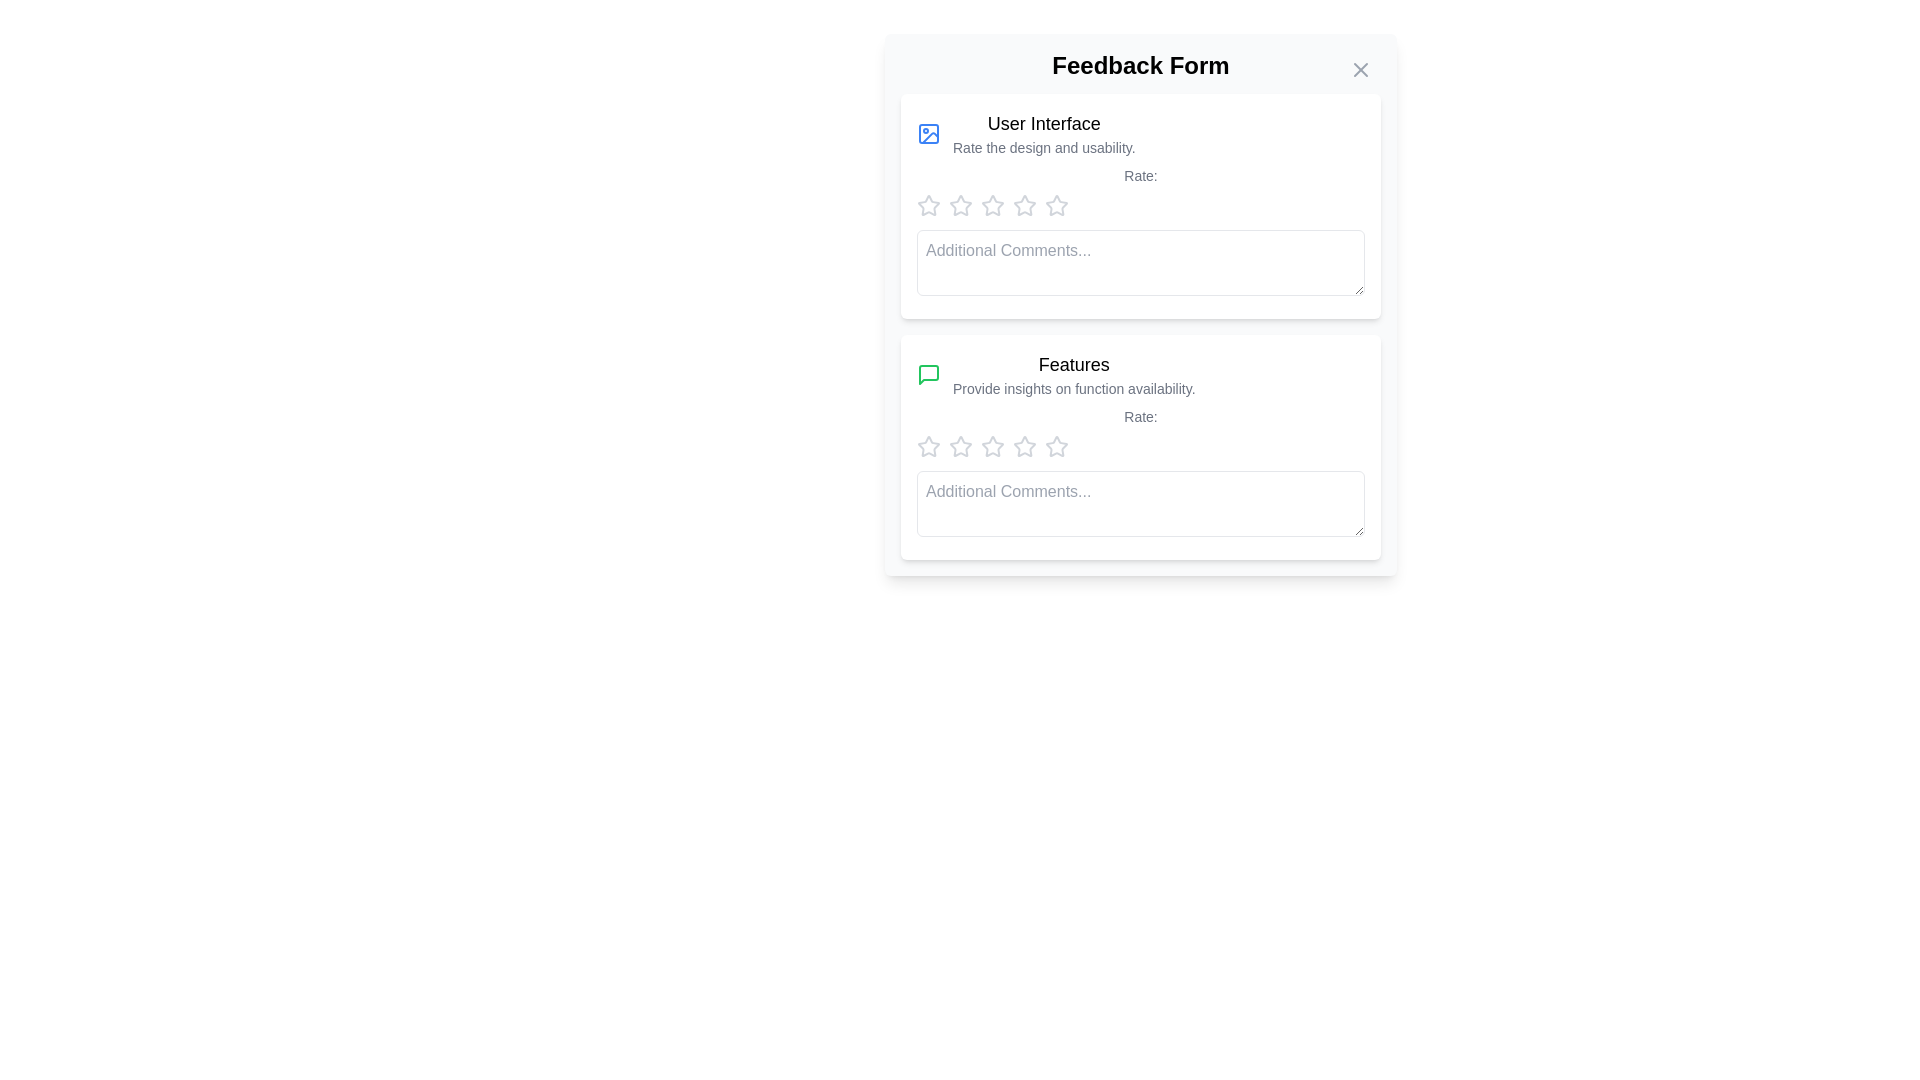  Describe the element at coordinates (960, 205) in the screenshot. I see `the second star icon in the 'User Interface' section of the feedback form` at that location.